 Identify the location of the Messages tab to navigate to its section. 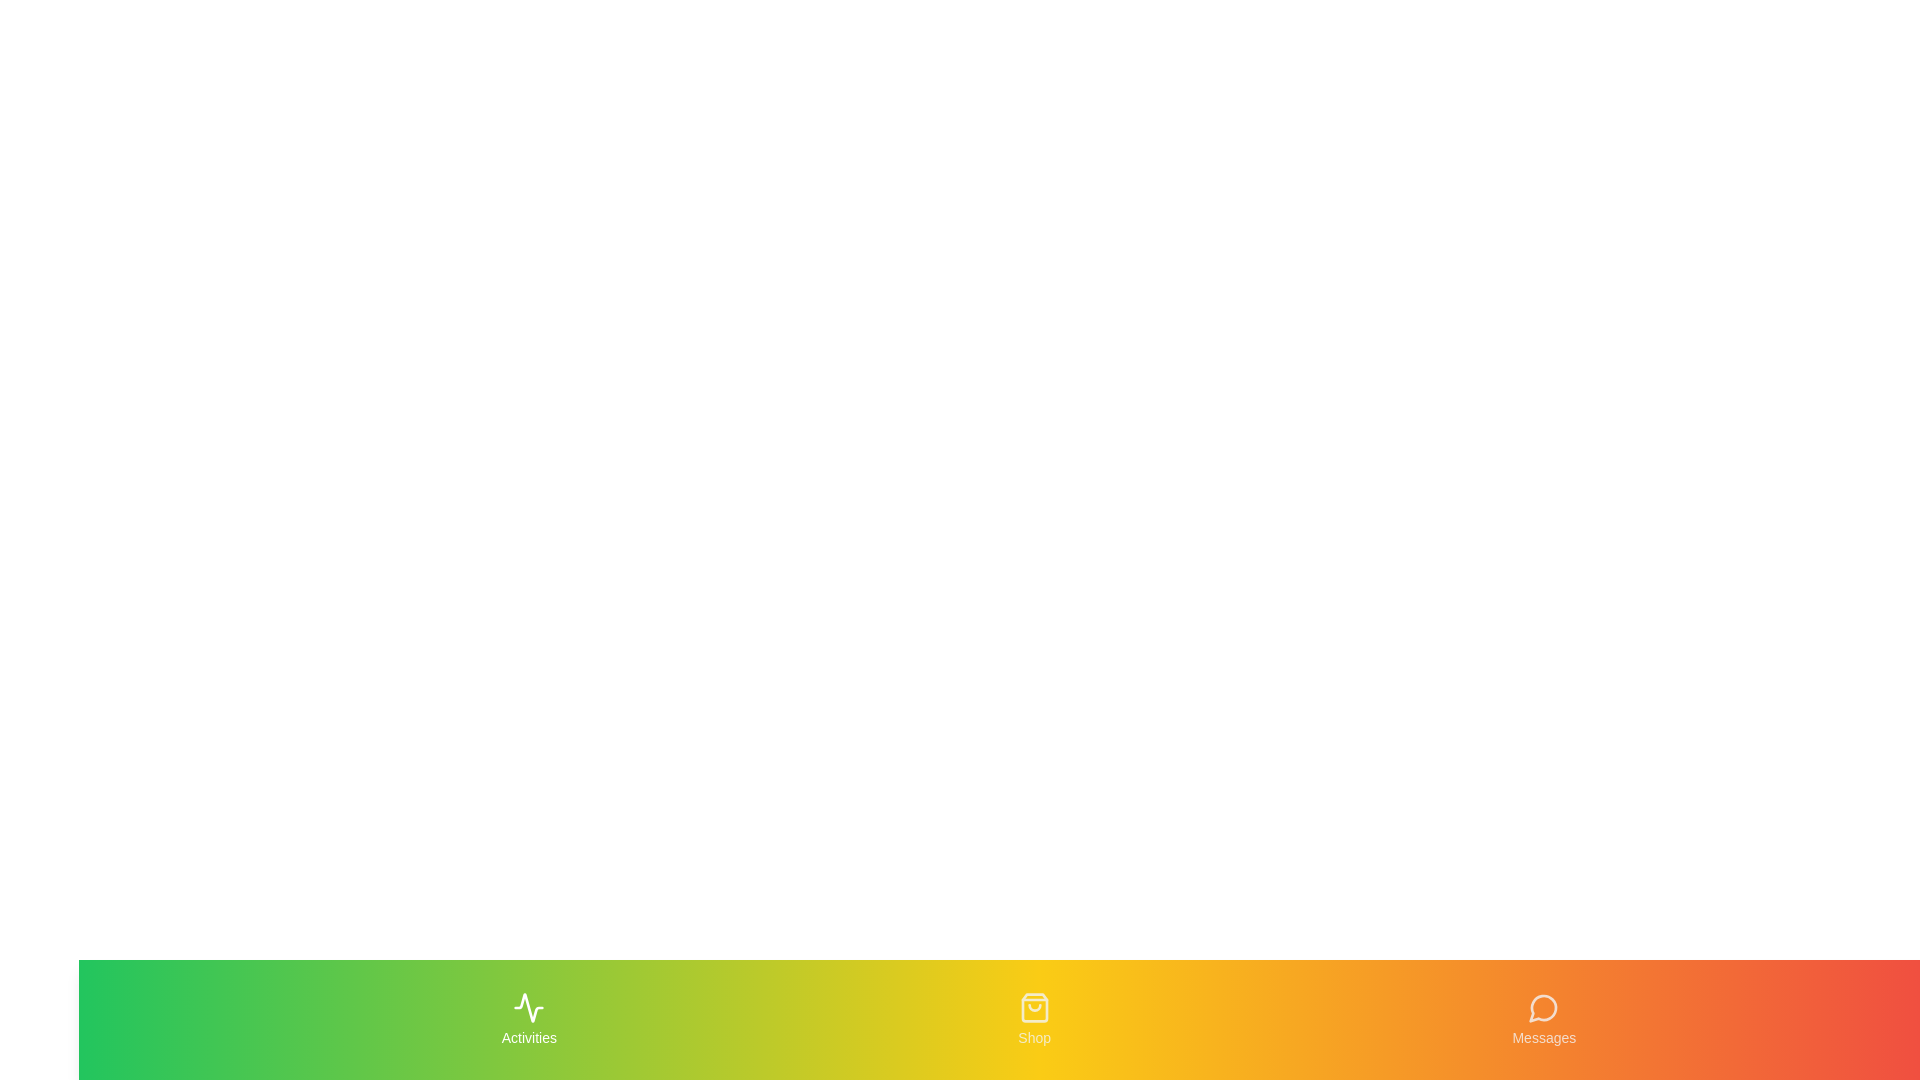
(1543, 1019).